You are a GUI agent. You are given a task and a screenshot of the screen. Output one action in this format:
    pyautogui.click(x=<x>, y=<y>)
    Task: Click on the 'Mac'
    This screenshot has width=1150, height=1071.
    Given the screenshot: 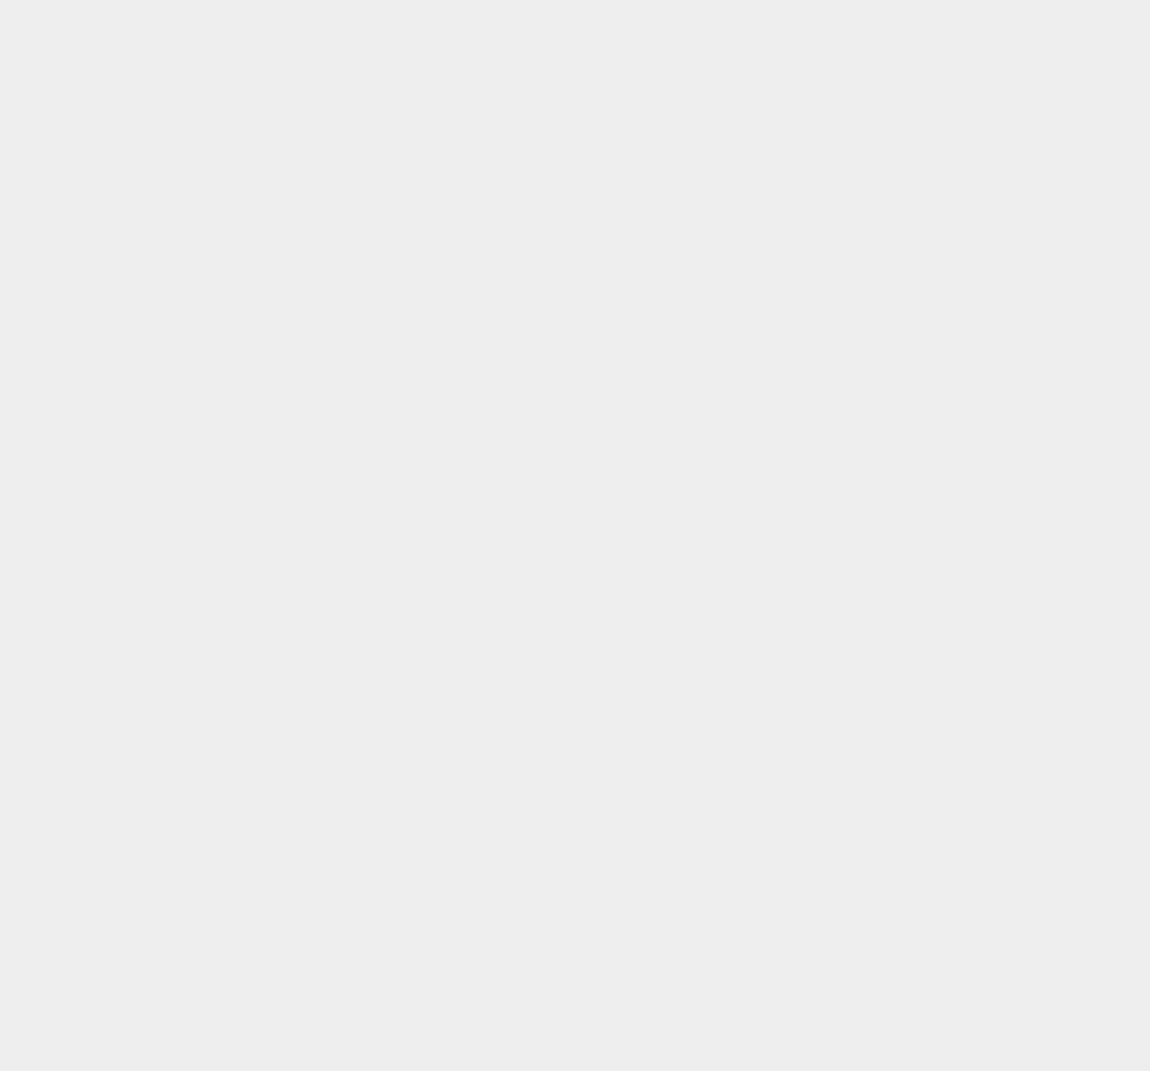 What is the action you would take?
    pyautogui.click(x=812, y=600)
    